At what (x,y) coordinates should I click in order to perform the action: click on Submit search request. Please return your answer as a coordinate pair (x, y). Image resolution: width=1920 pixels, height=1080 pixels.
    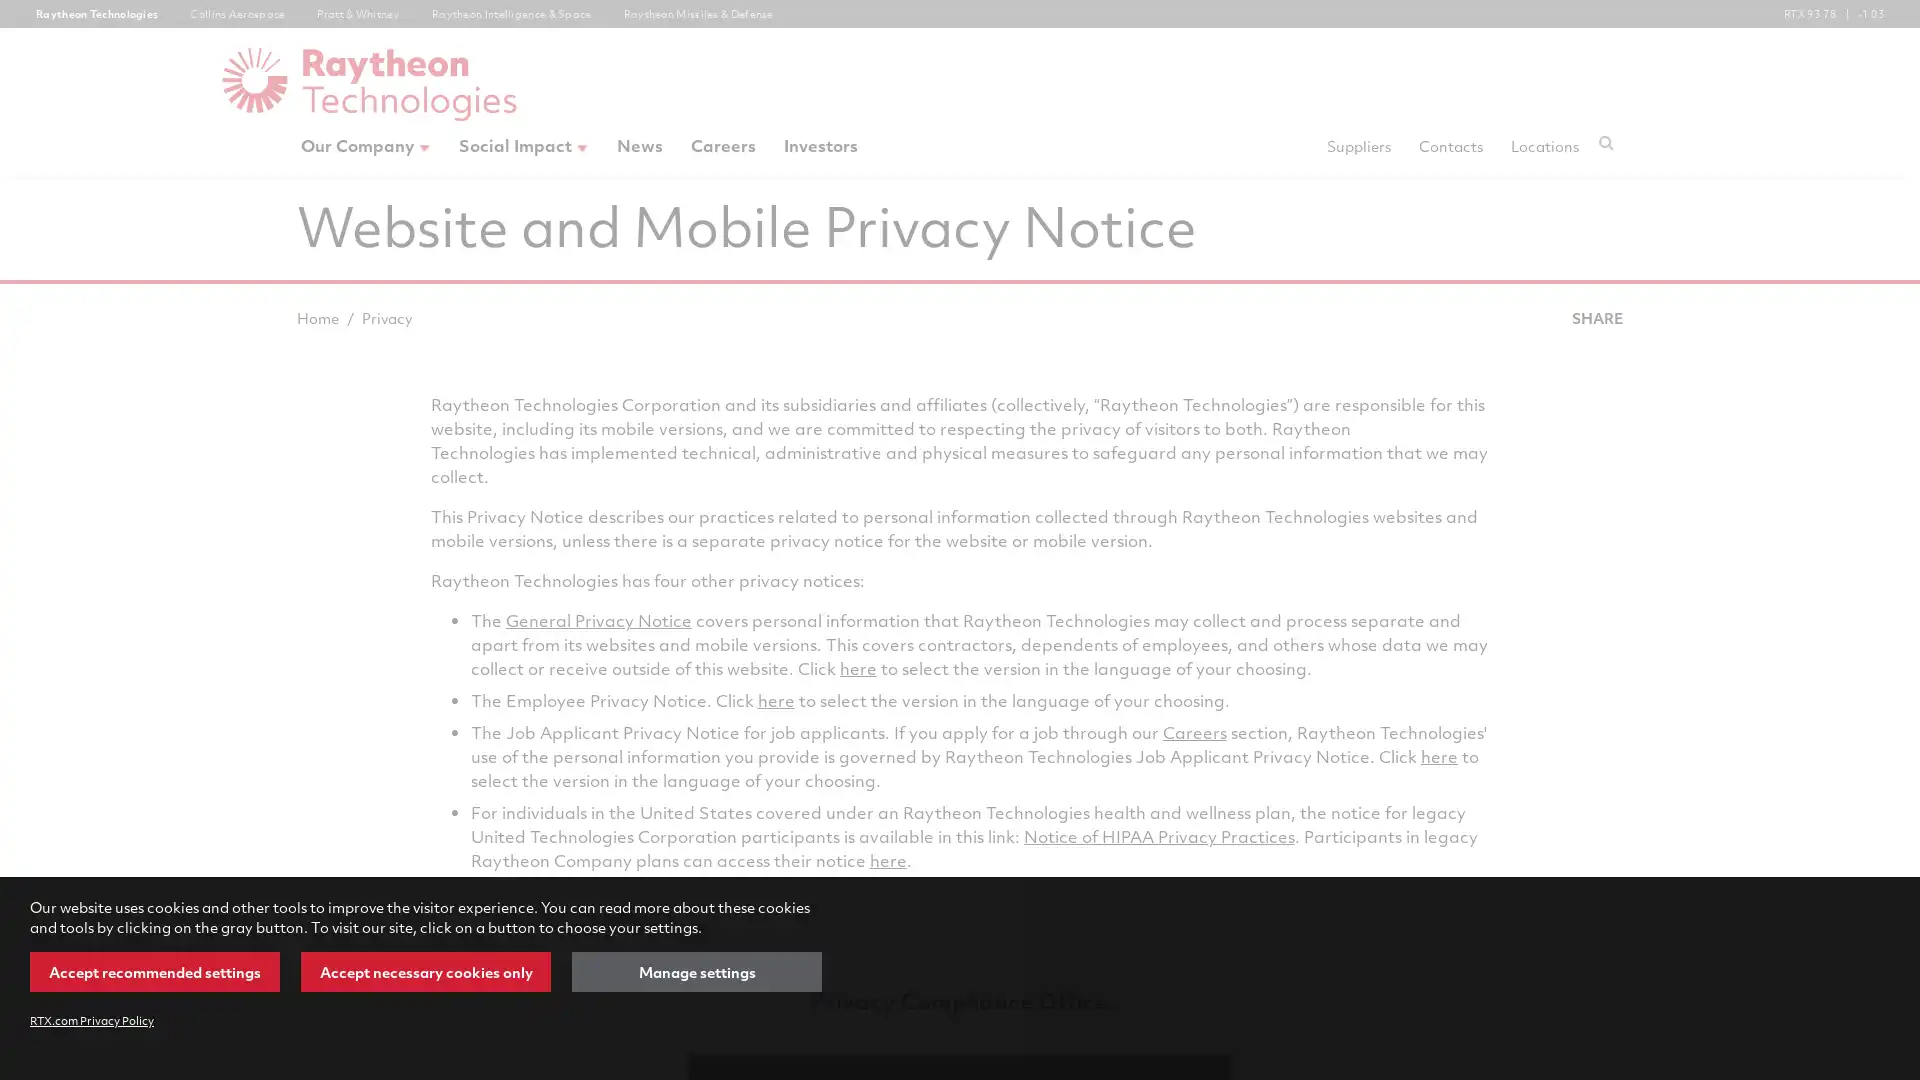
    Looking at the image, I should click on (1606, 141).